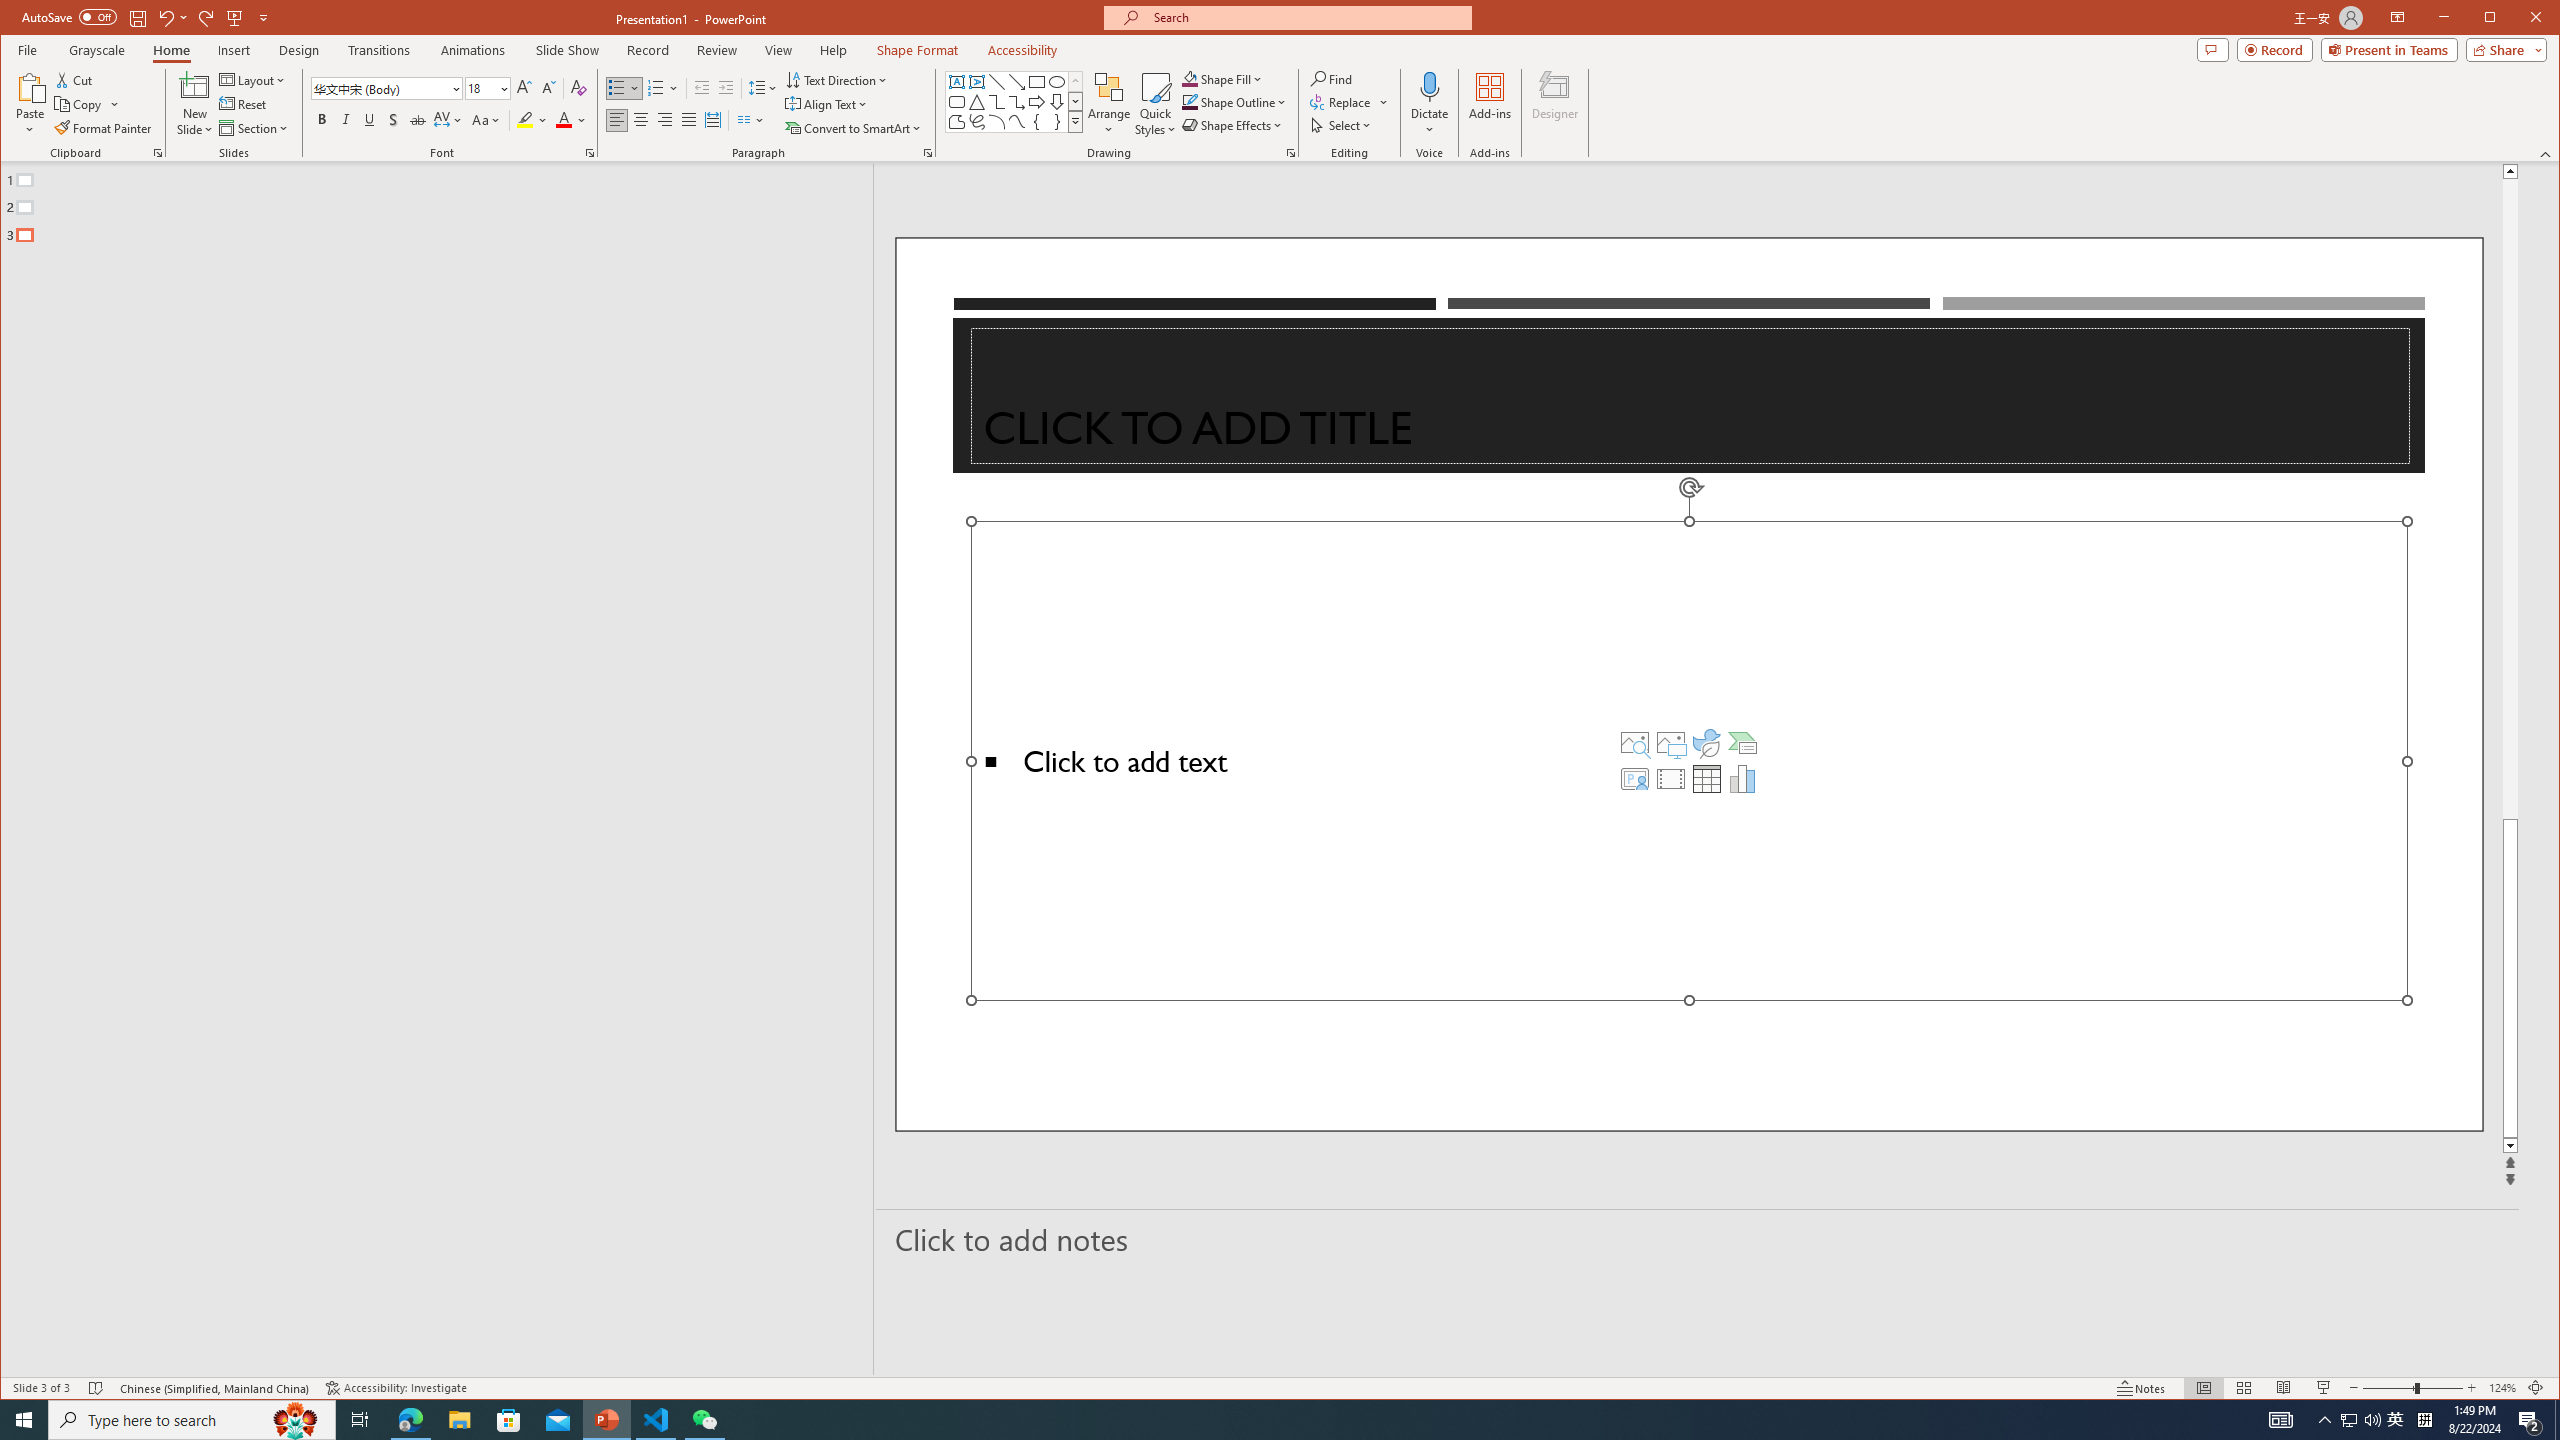 The image size is (2560, 1440). What do you see at coordinates (1742, 742) in the screenshot?
I see `'Insert a SmartArt Graphic'` at bounding box center [1742, 742].